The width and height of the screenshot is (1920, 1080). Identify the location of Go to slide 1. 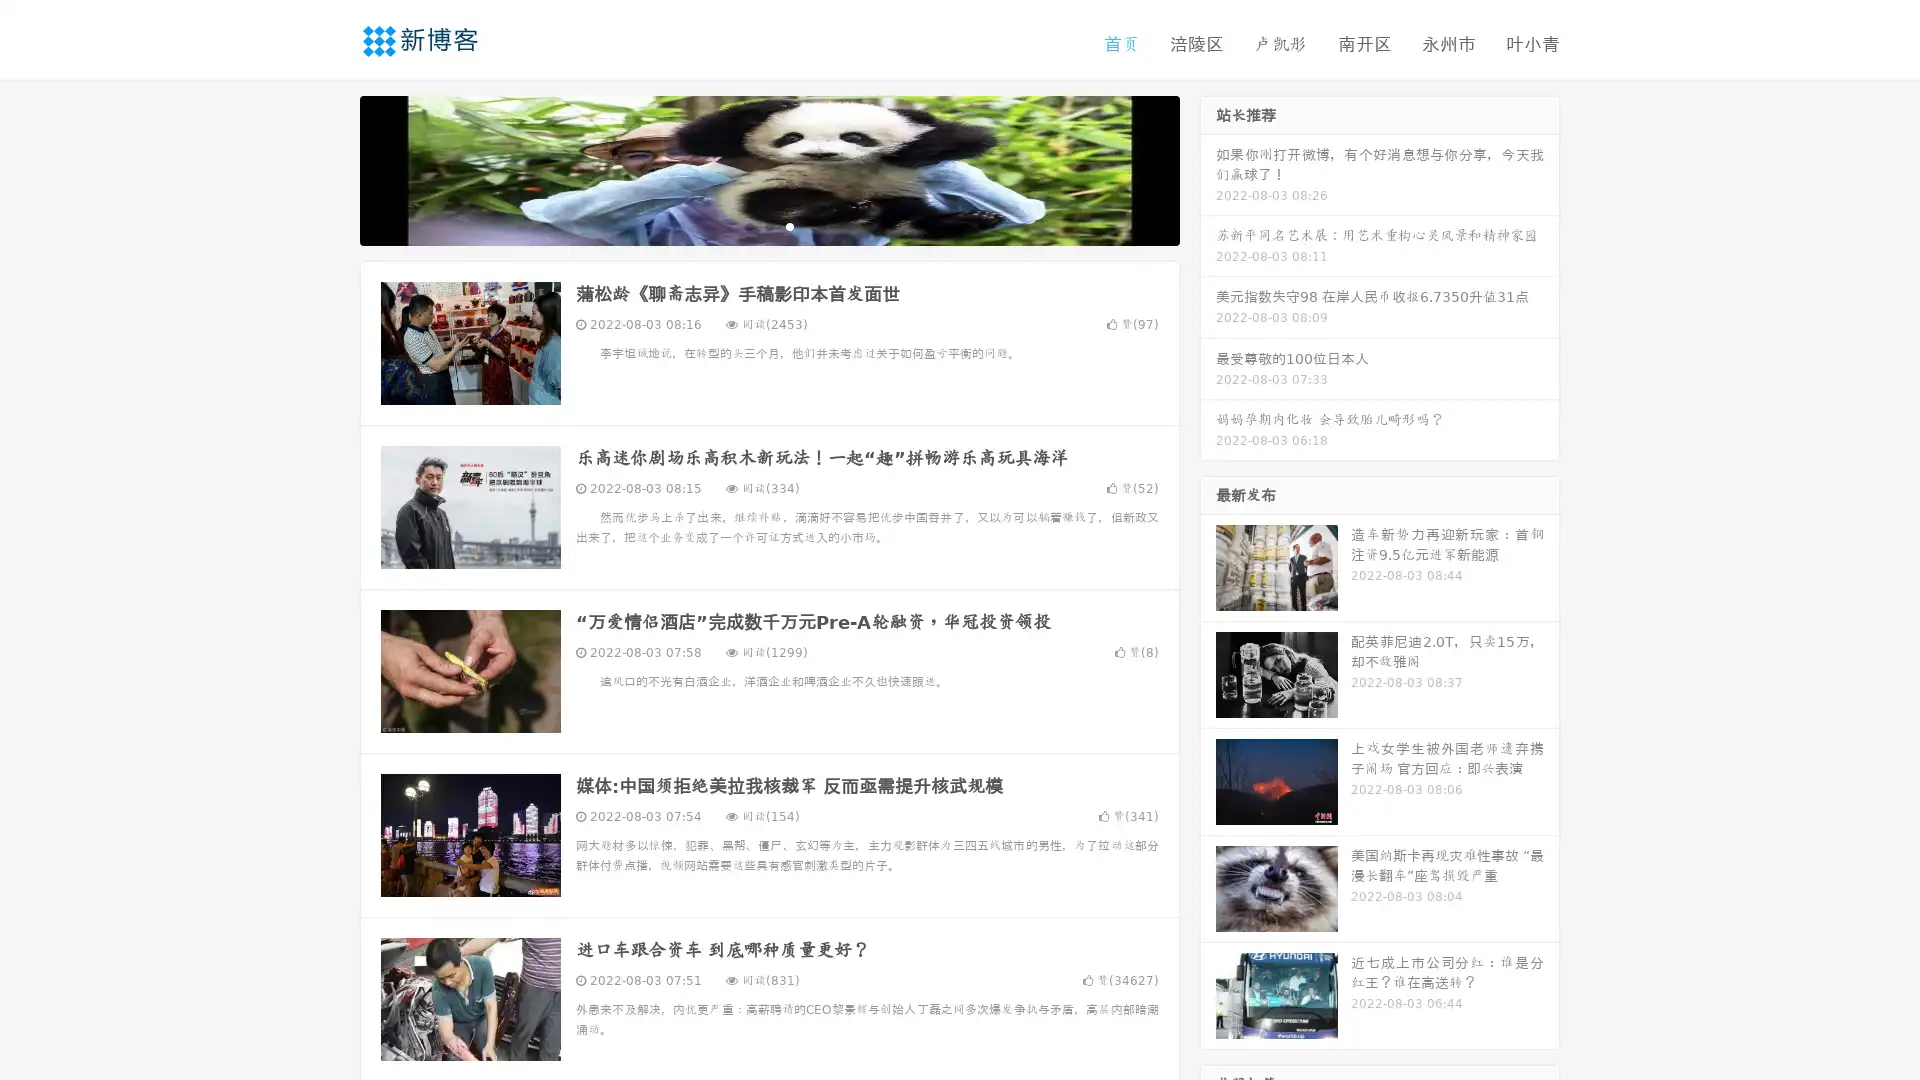
(748, 225).